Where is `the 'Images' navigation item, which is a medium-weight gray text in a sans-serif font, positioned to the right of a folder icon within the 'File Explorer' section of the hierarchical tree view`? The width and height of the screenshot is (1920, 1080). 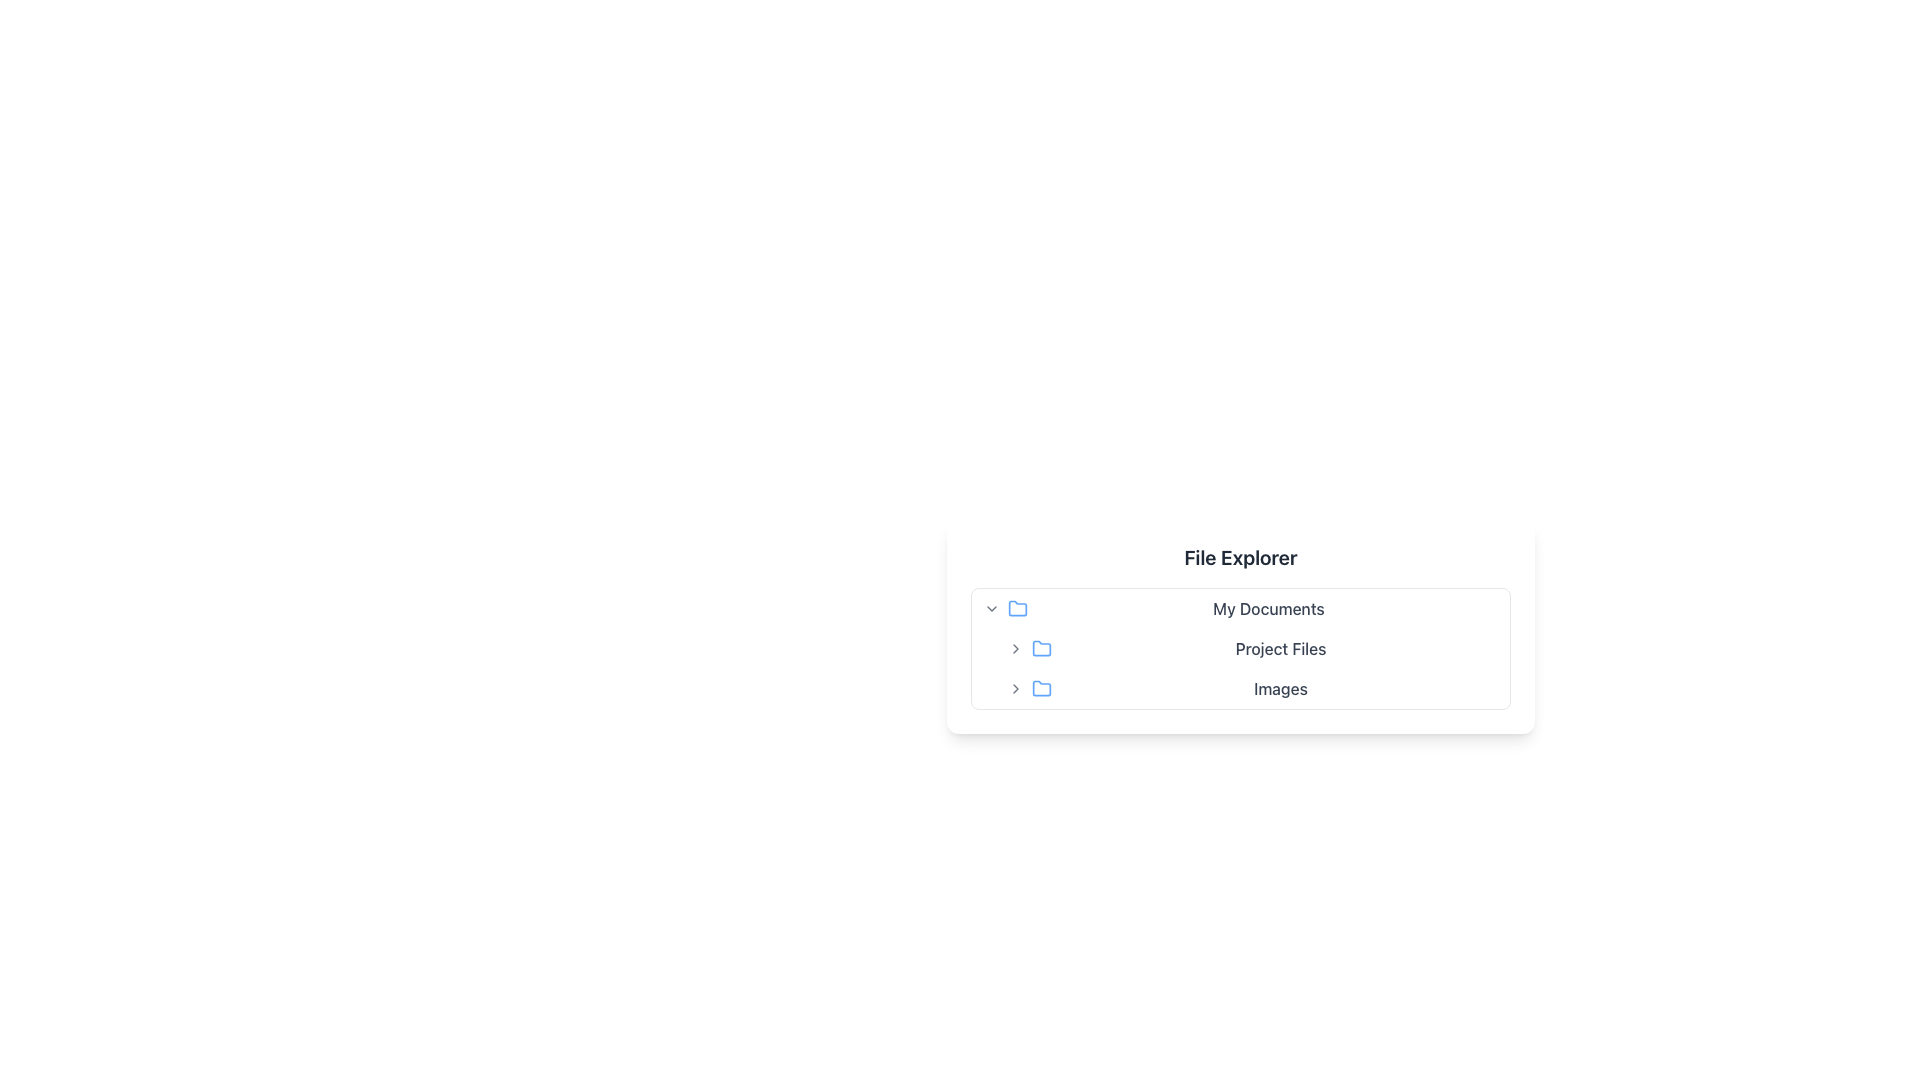
the 'Images' navigation item, which is a medium-weight gray text in a sans-serif font, positioned to the right of a folder icon within the 'File Explorer' section of the hierarchical tree view is located at coordinates (1281, 688).